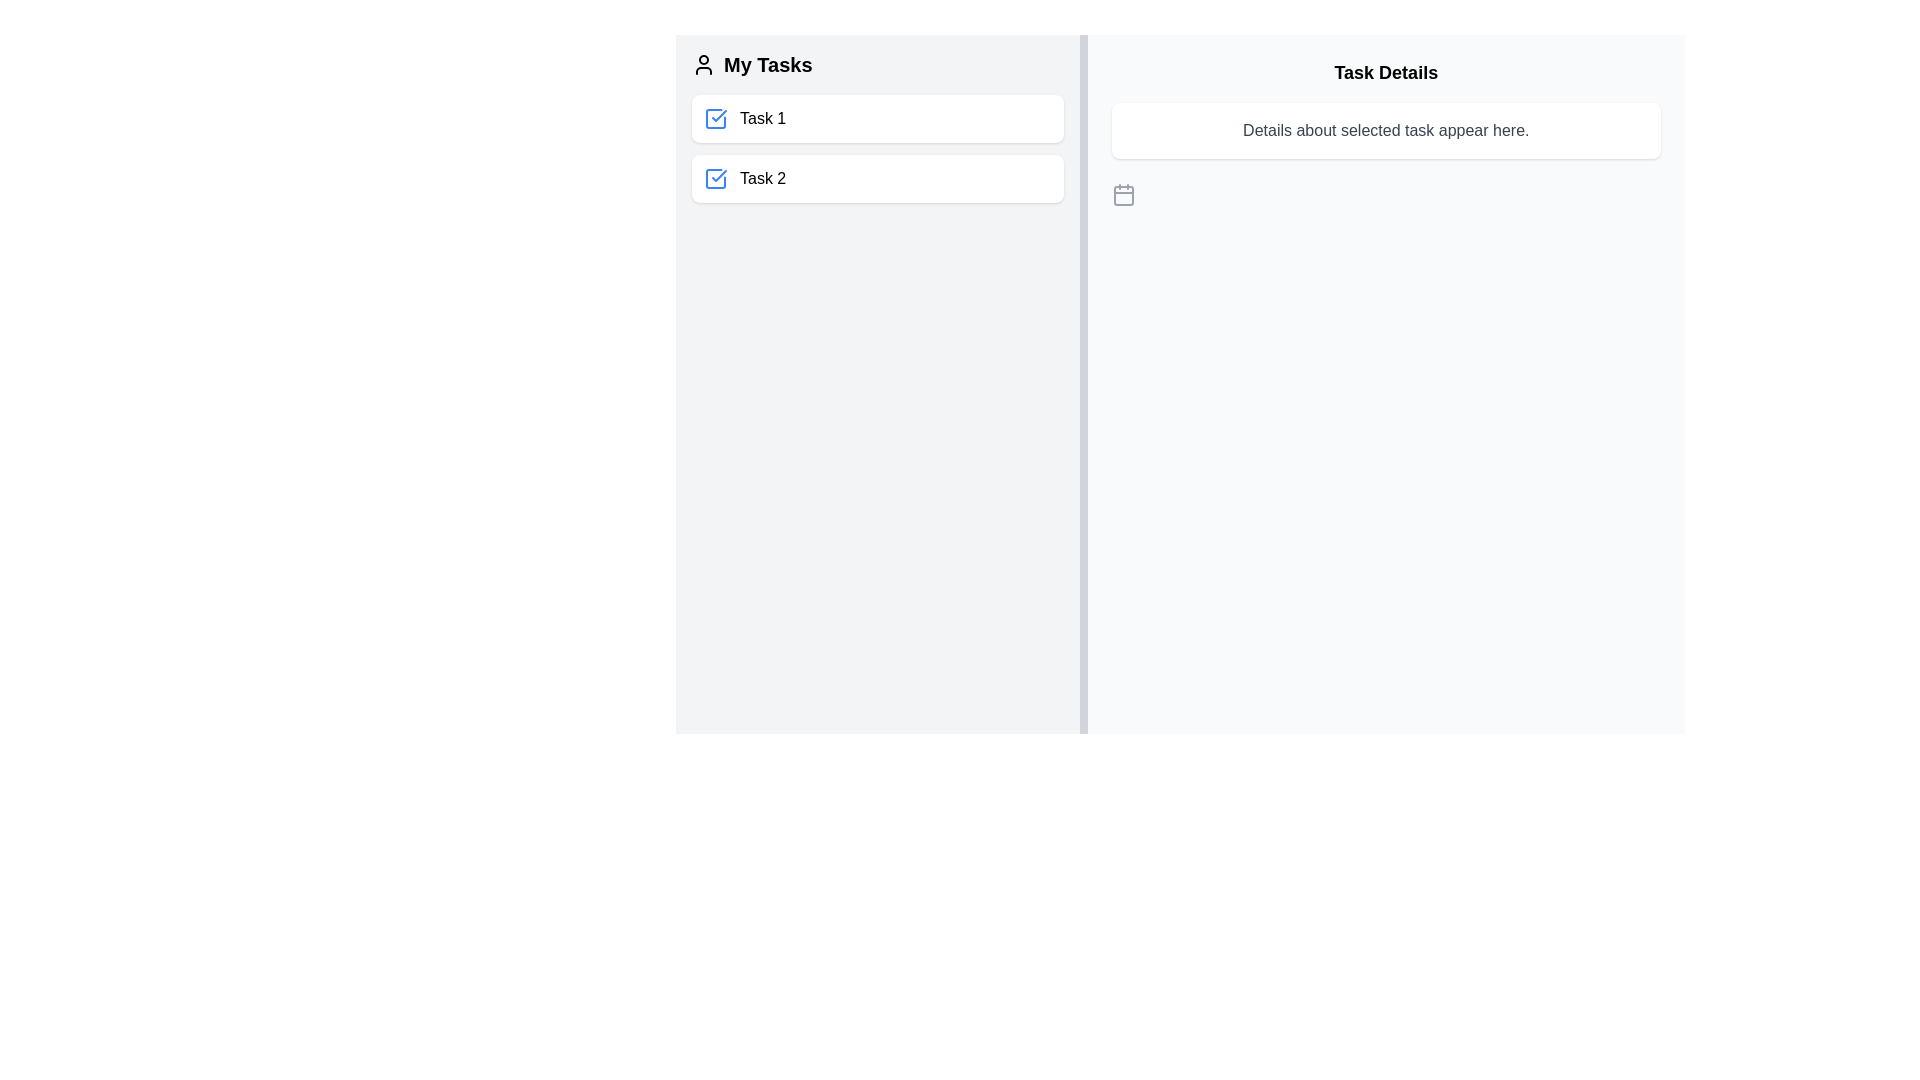 Image resolution: width=1920 pixels, height=1080 pixels. What do you see at coordinates (1123, 196) in the screenshot?
I see `the SVG rectangle component that is part of the calendar icon representation located below the 'Task Details' heading on the right panel of the interface` at bounding box center [1123, 196].